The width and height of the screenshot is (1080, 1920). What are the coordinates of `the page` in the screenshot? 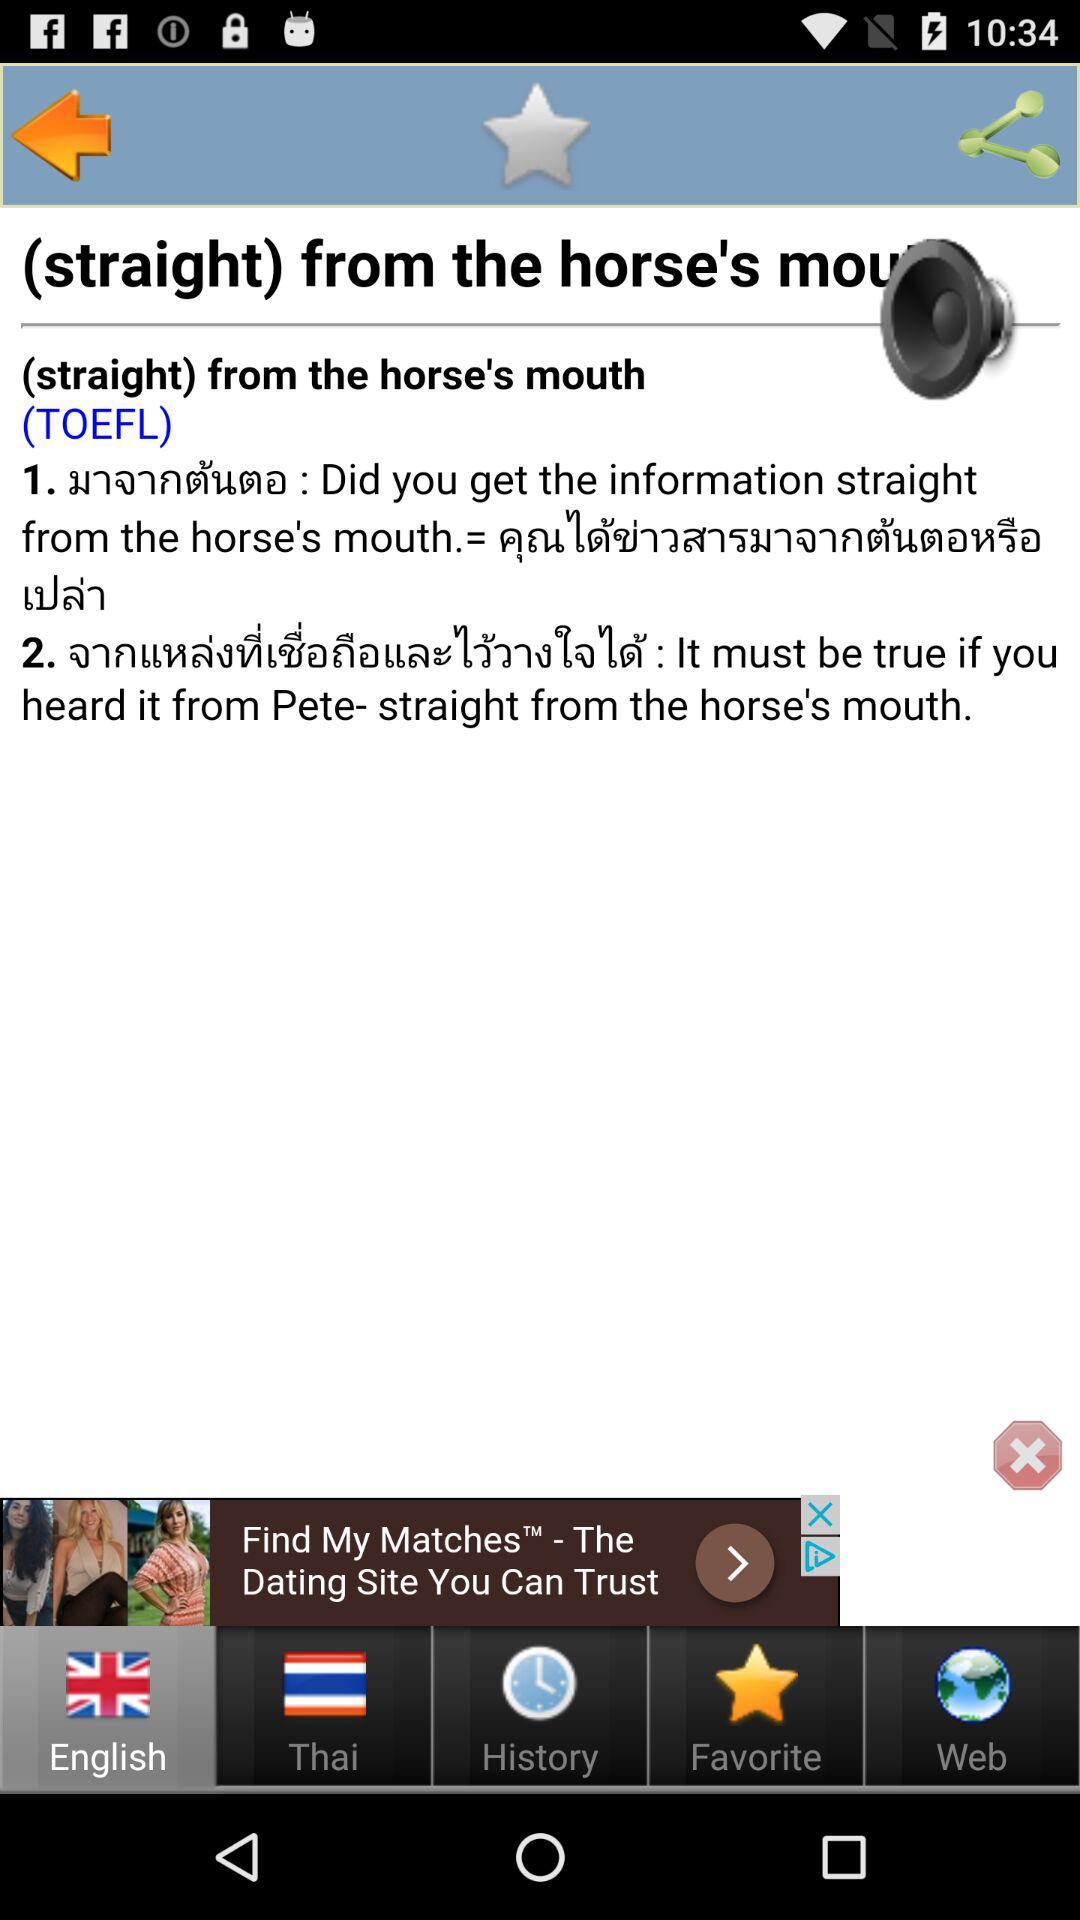 It's located at (534, 134).